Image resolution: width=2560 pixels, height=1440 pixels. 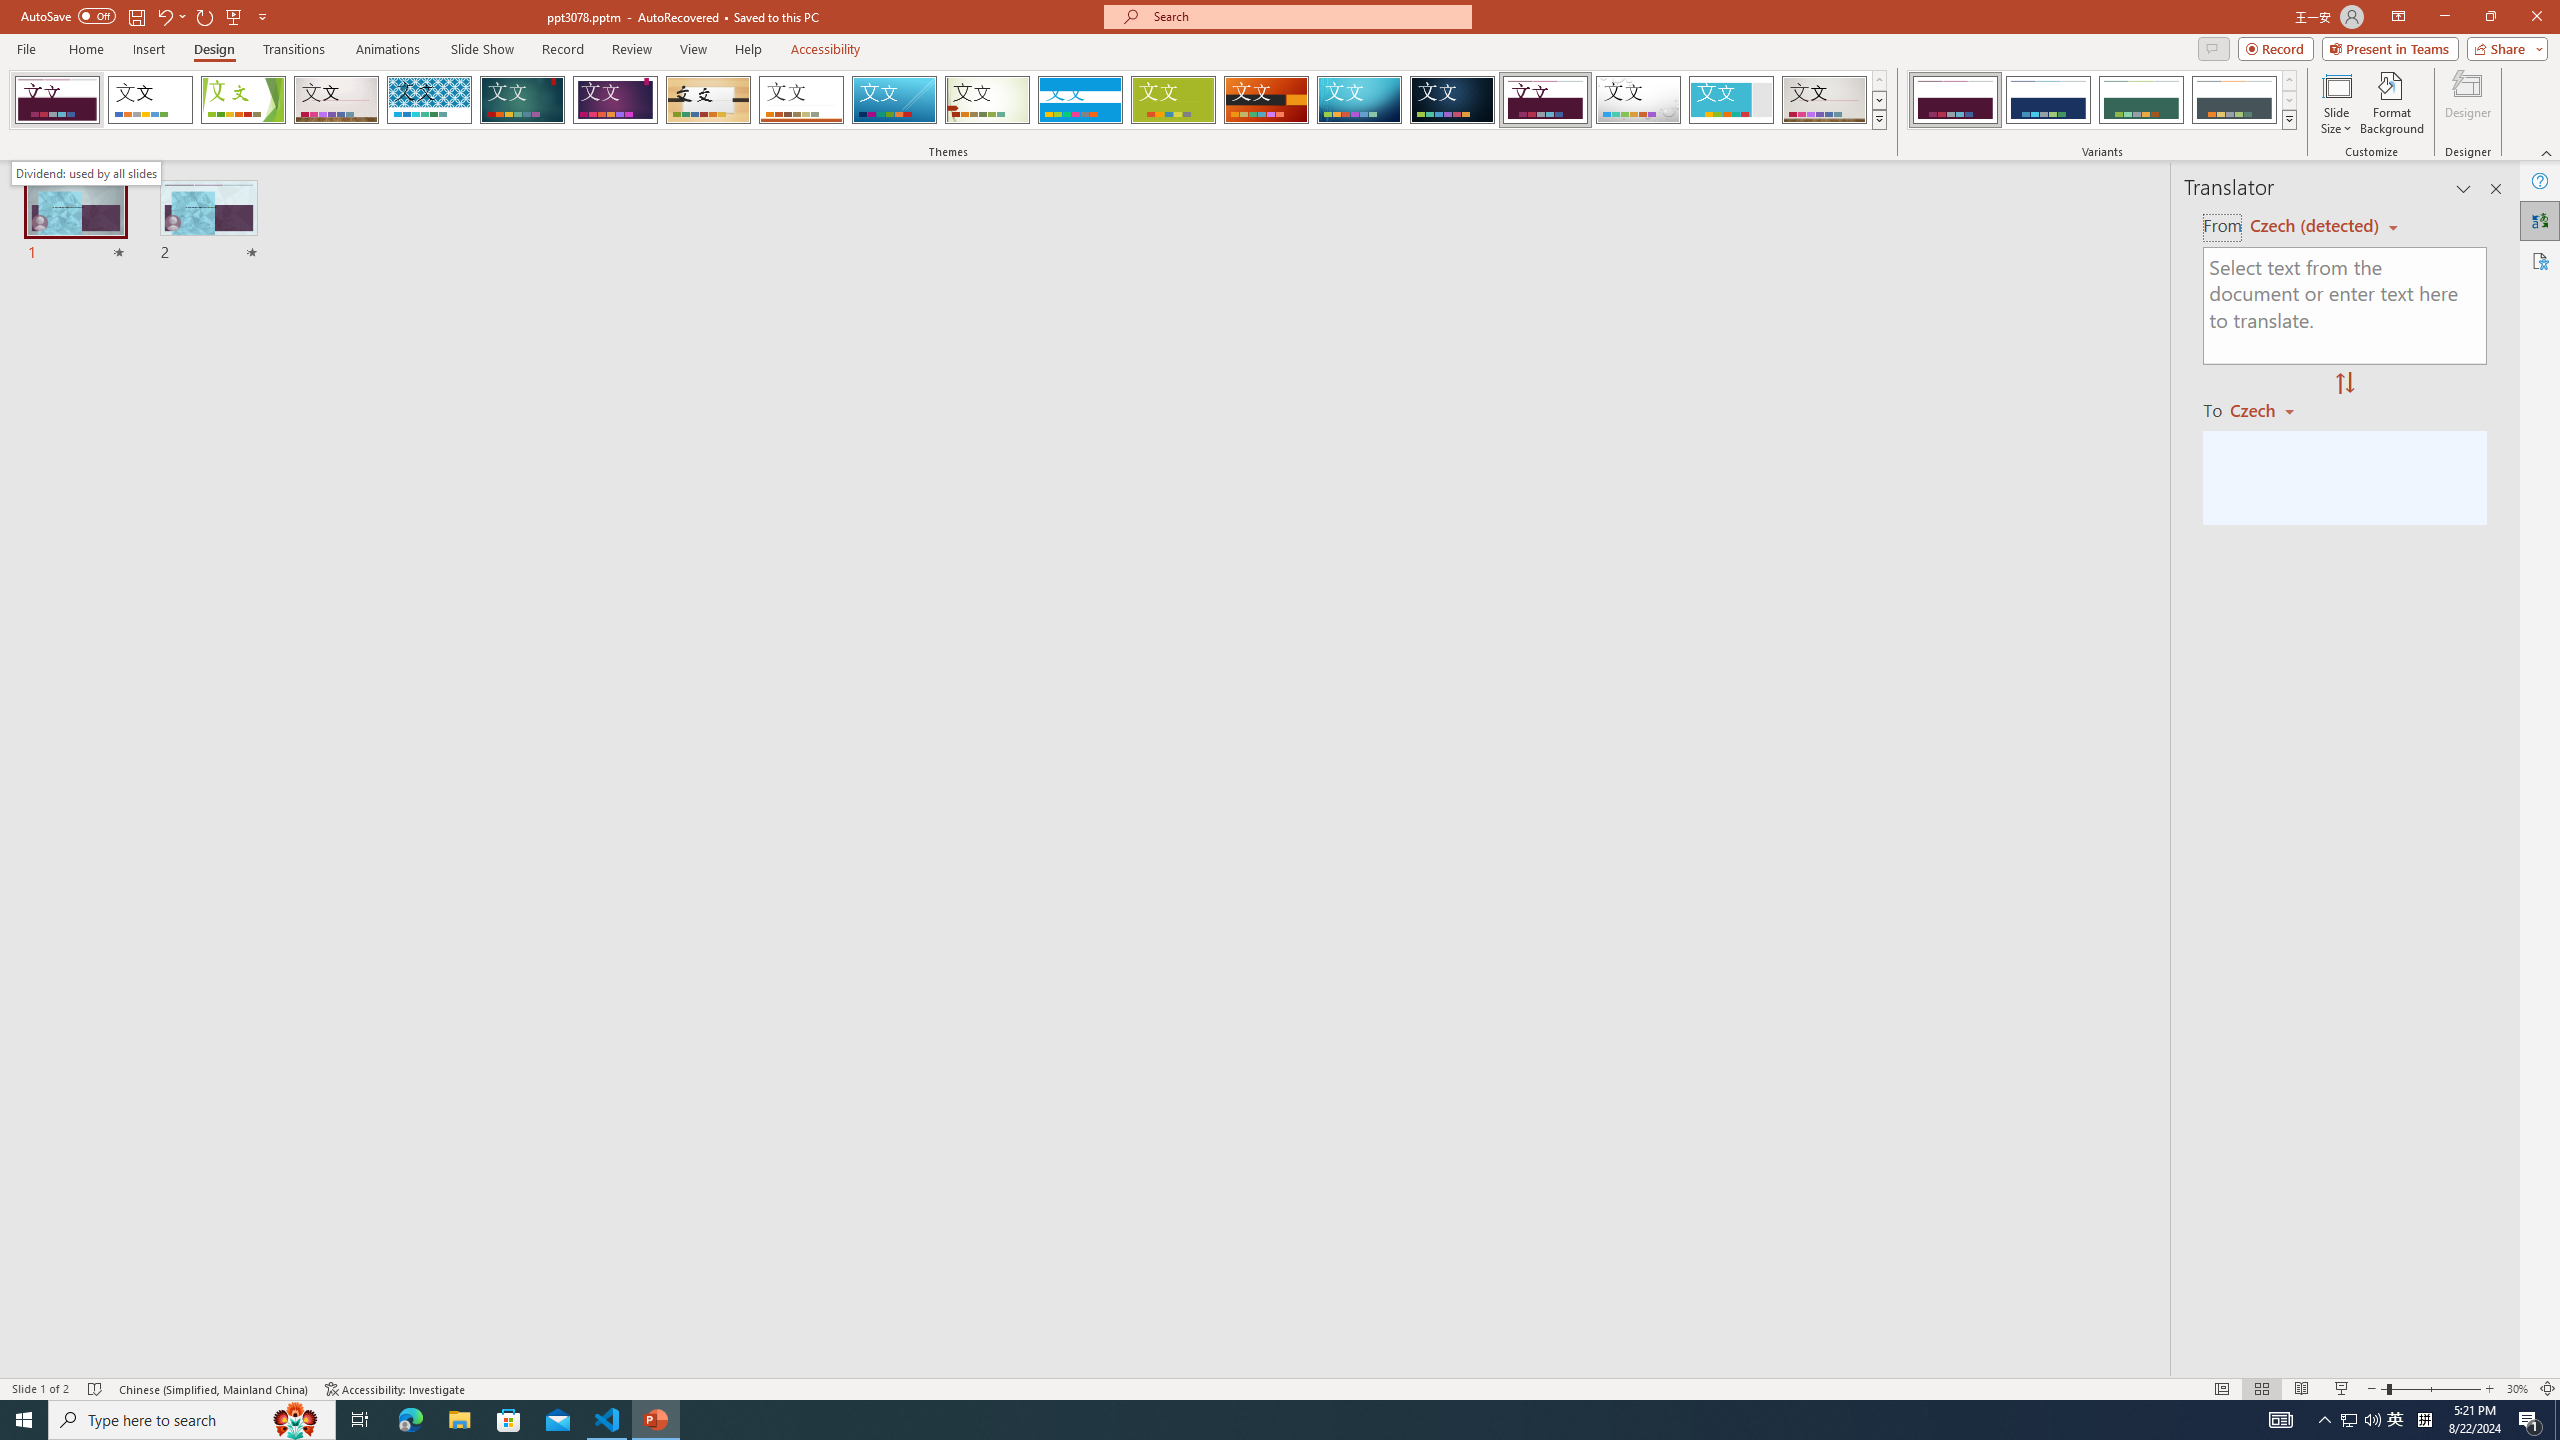 What do you see at coordinates (242, 99) in the screenshot?
I see `'Facet'` at bounding box center [242, 99].